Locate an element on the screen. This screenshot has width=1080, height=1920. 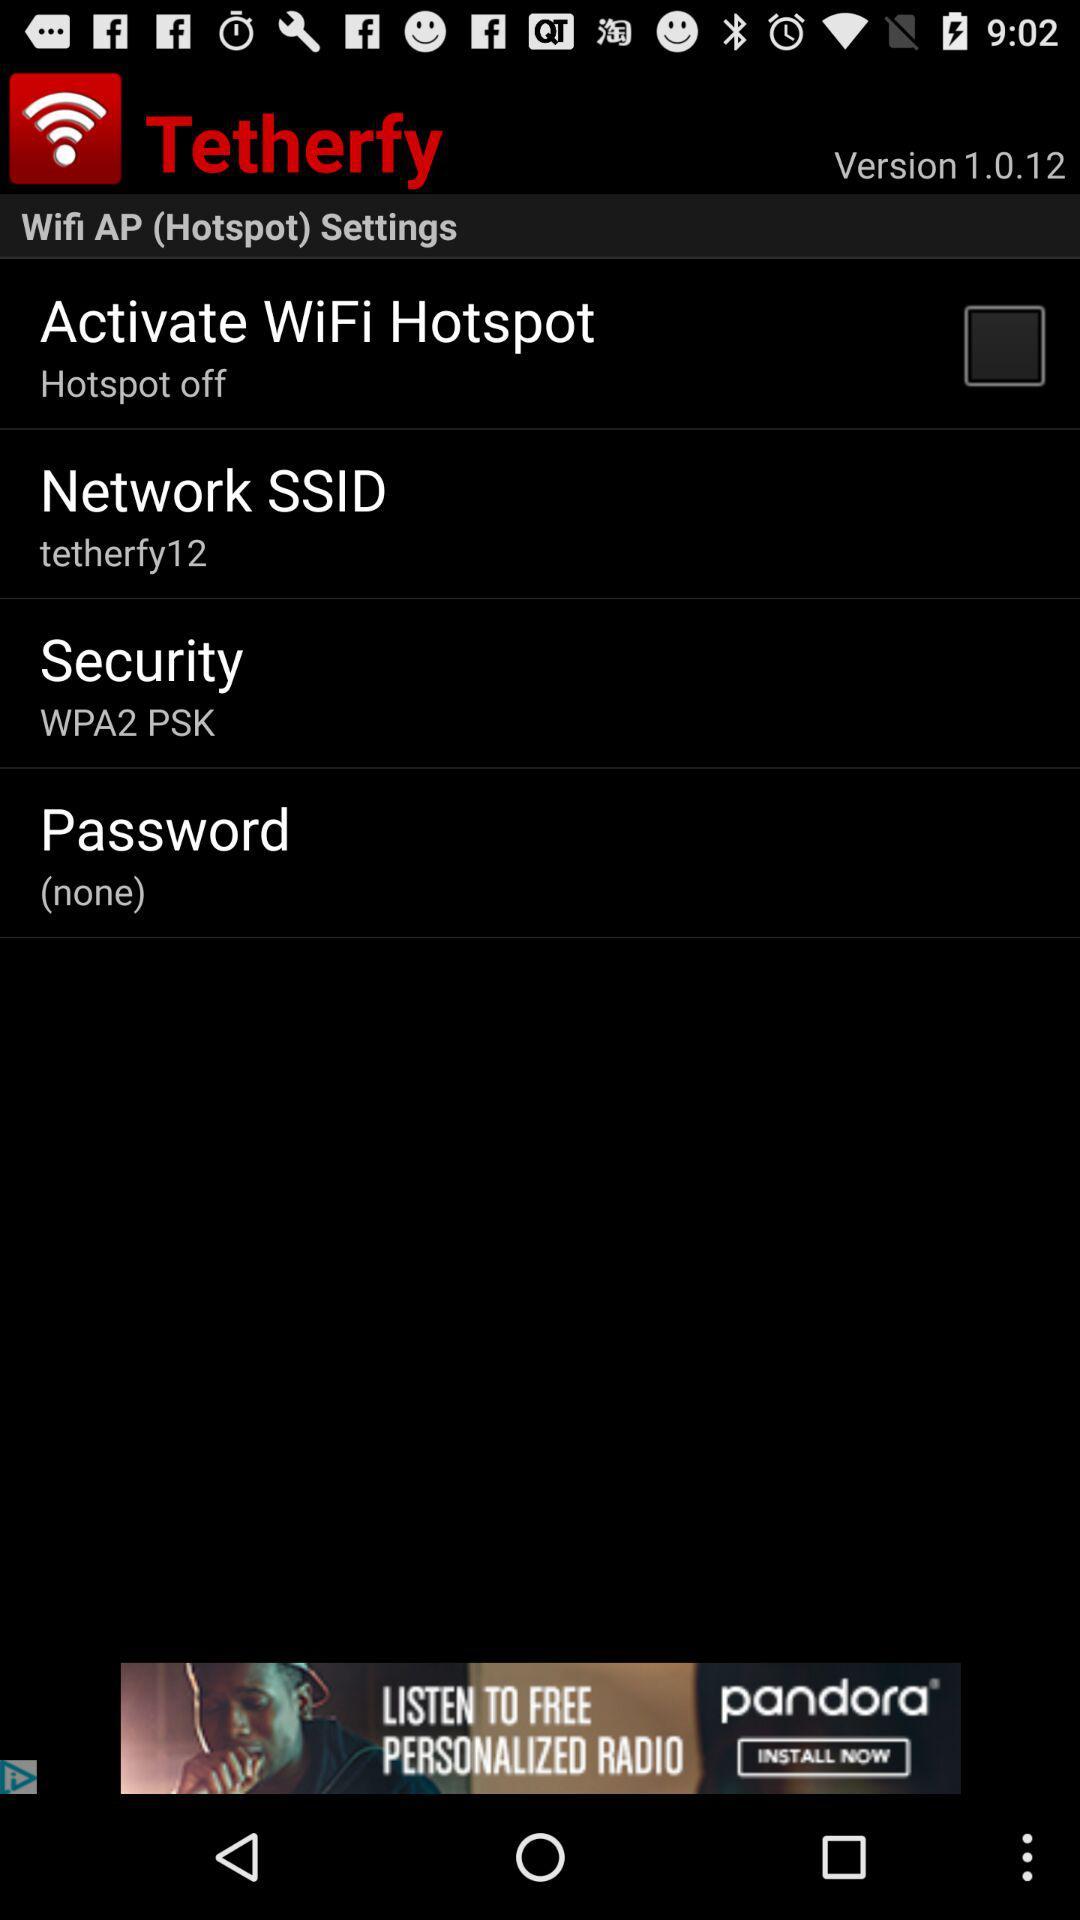
the wpa2 psk item is located at coordinates (127, 720).